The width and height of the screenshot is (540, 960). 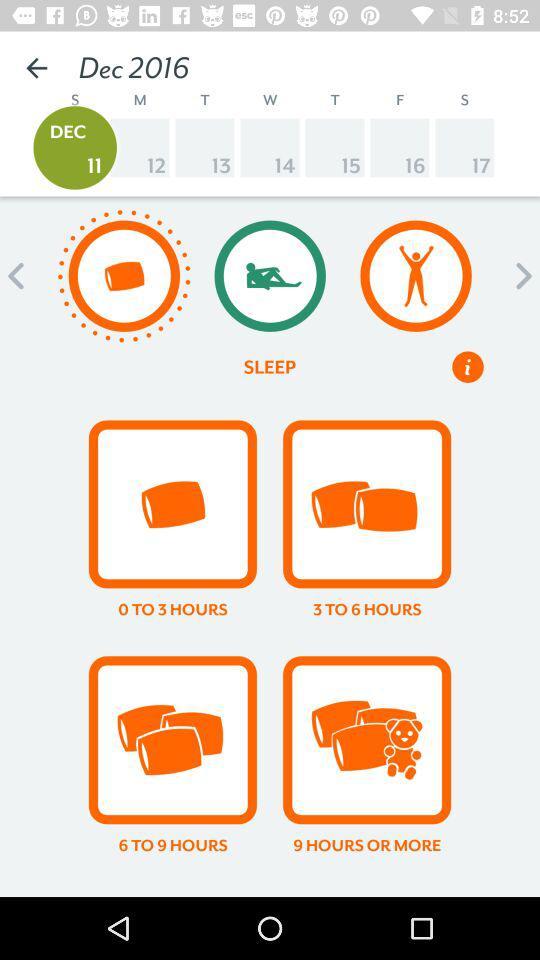 What do you see at coordinates (518, 275) in the screenshot?
I see `the arrow_forward icon` at bounding box center [518, 275].